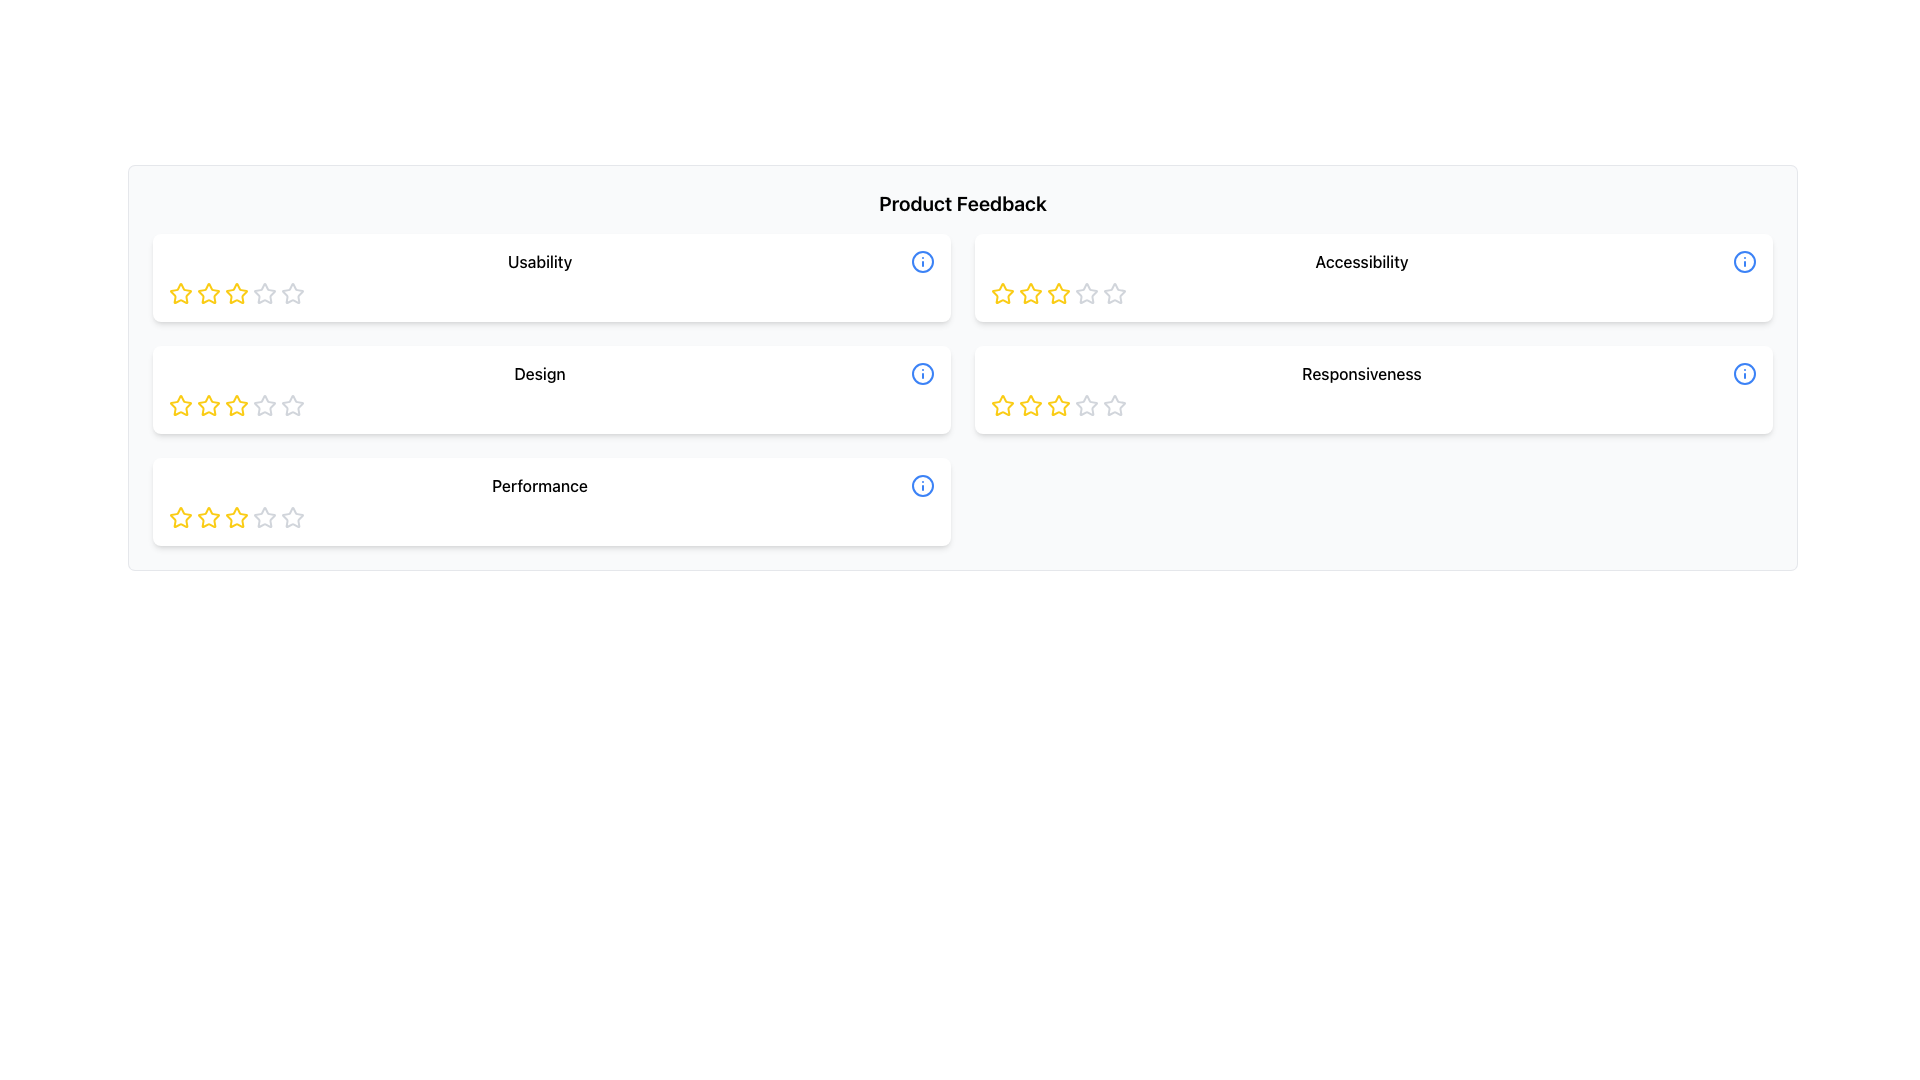 Image resolution: width=1920 pixels, height=1080 pixels. I want to click on the third star-shaped rating icon in the 'Usability' rating section, so click(209, 293).